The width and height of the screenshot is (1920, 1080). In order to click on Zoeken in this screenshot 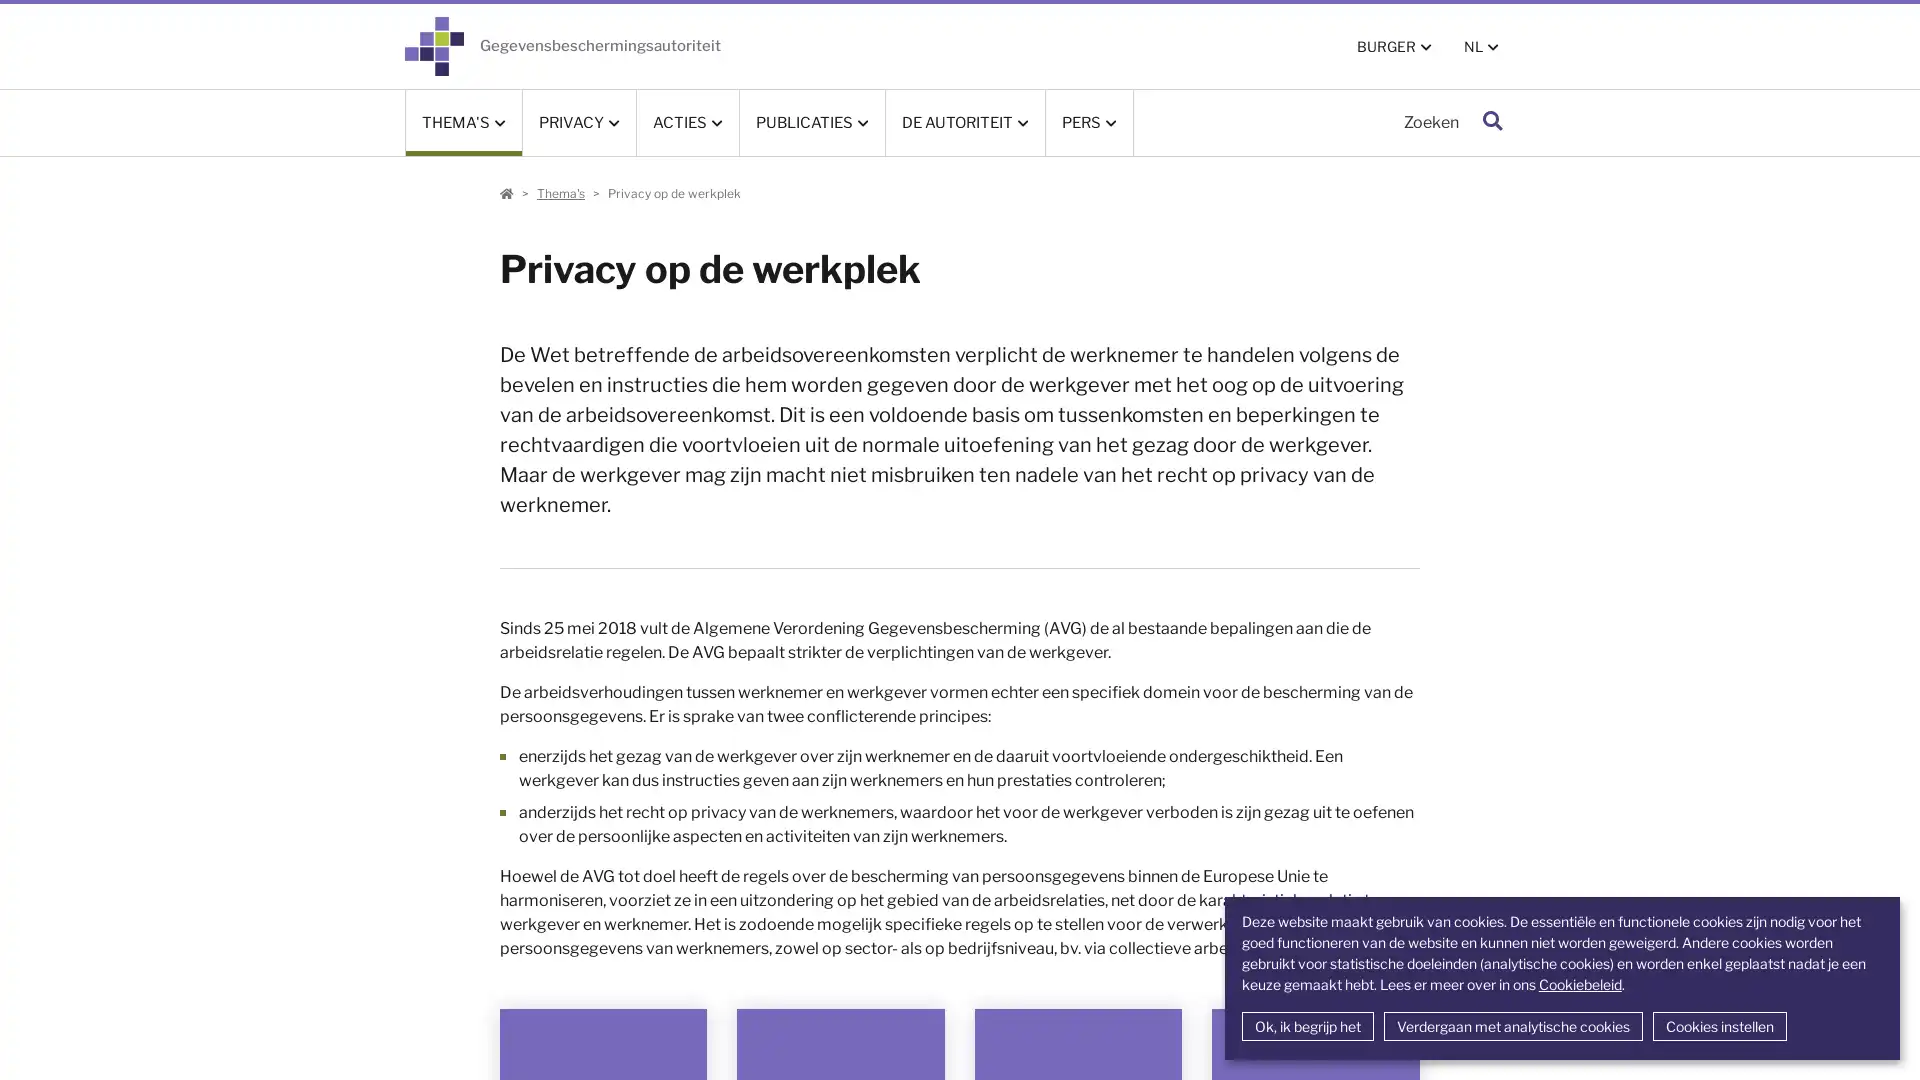, I will do `click(1492, 122)`.